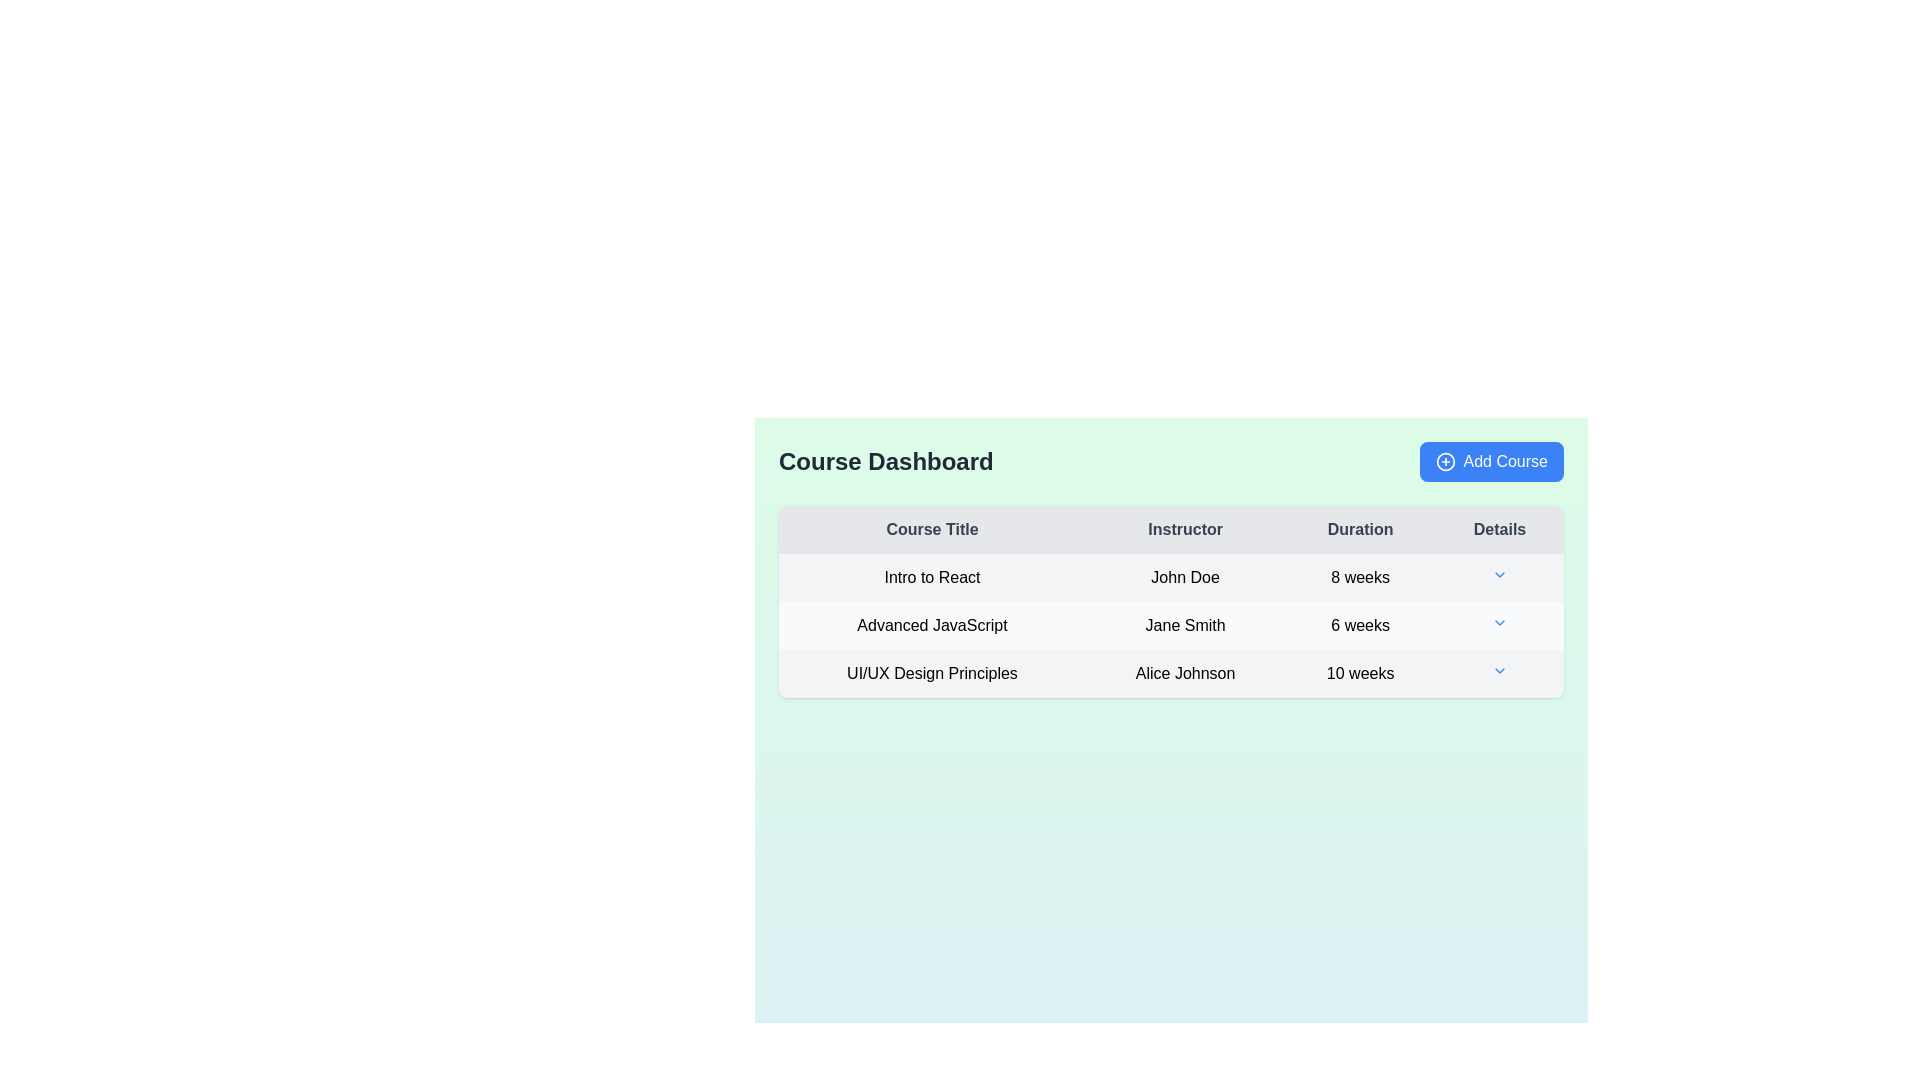  What do you see at coordinates (1500, 528) in the screenshot?
I see `text of the 'Details' column header label in the rightmost column of the table under 'Course Dashboard'` at bounding box center [1500, 528].